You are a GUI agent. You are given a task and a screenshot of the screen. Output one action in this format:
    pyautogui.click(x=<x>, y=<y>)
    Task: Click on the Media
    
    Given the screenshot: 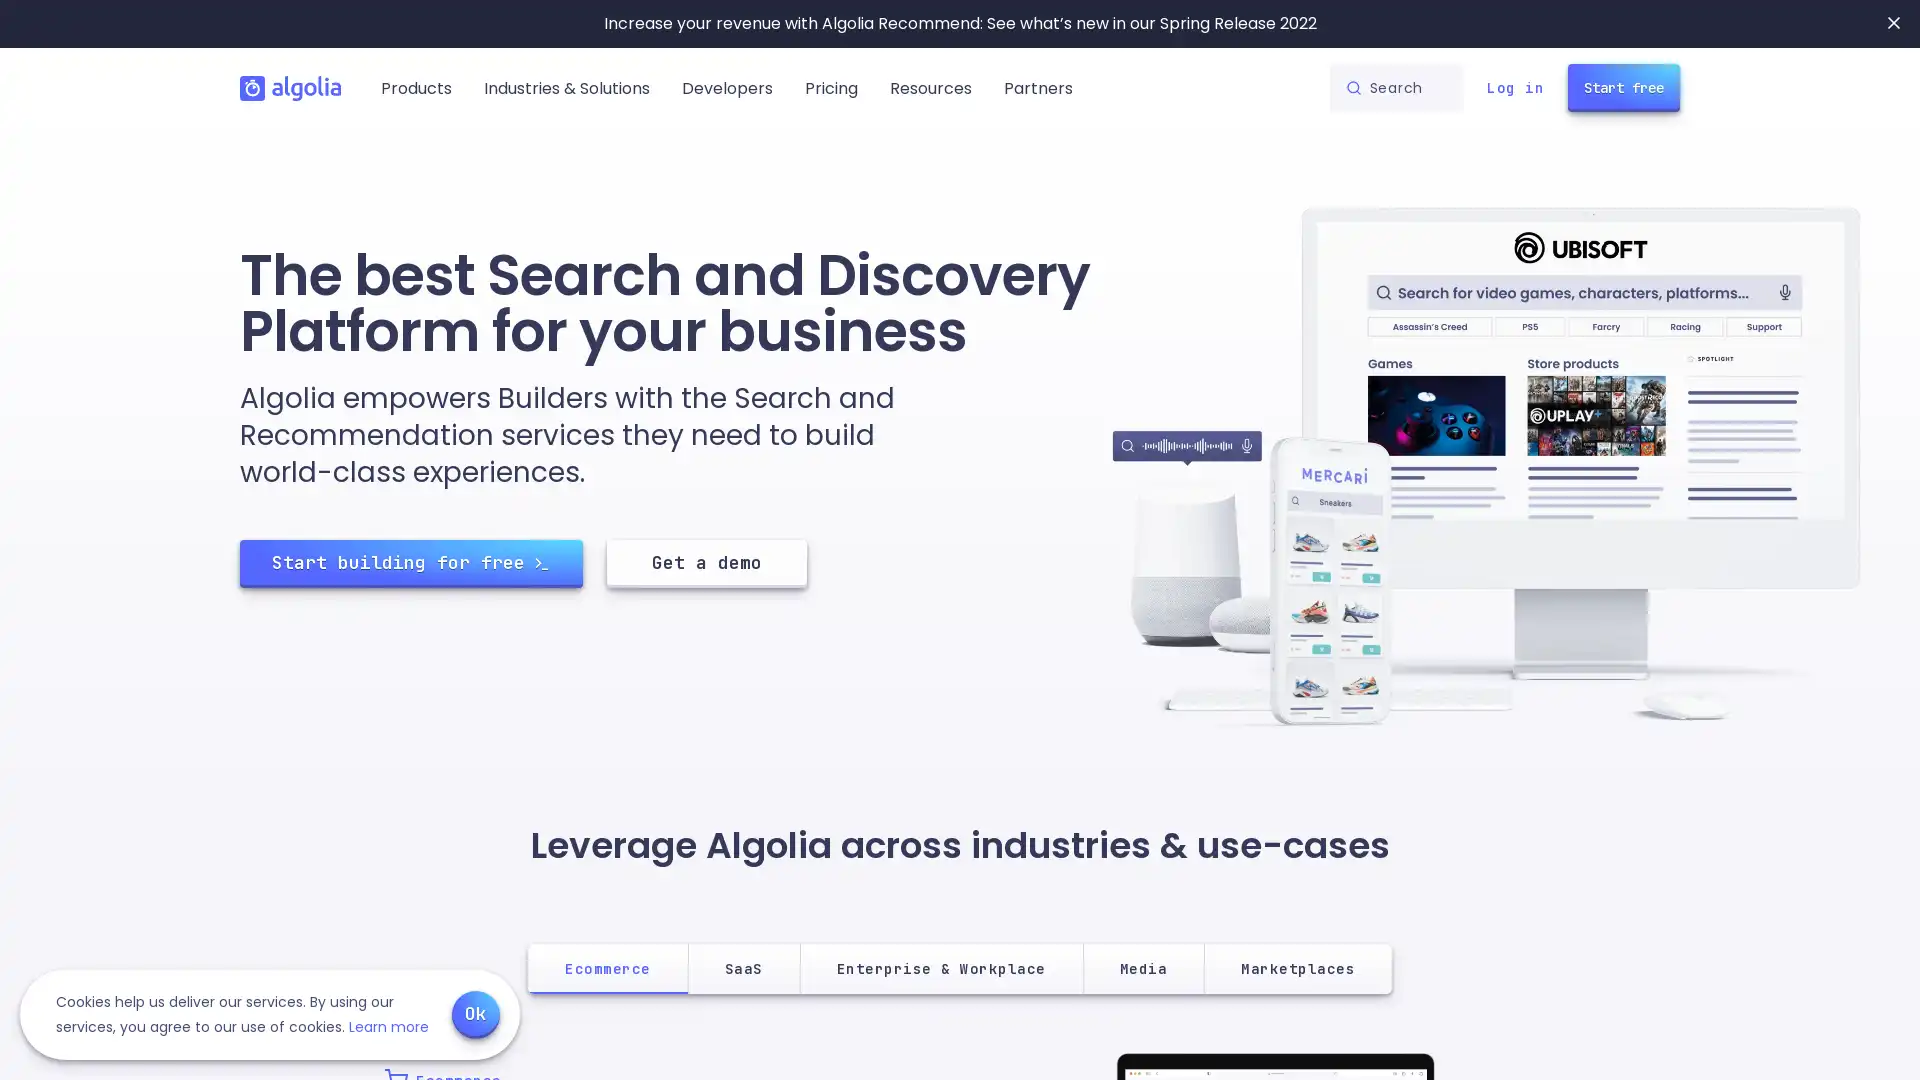 What is the action you would take?
    pyautogui.click(x=1142, y=967)
    